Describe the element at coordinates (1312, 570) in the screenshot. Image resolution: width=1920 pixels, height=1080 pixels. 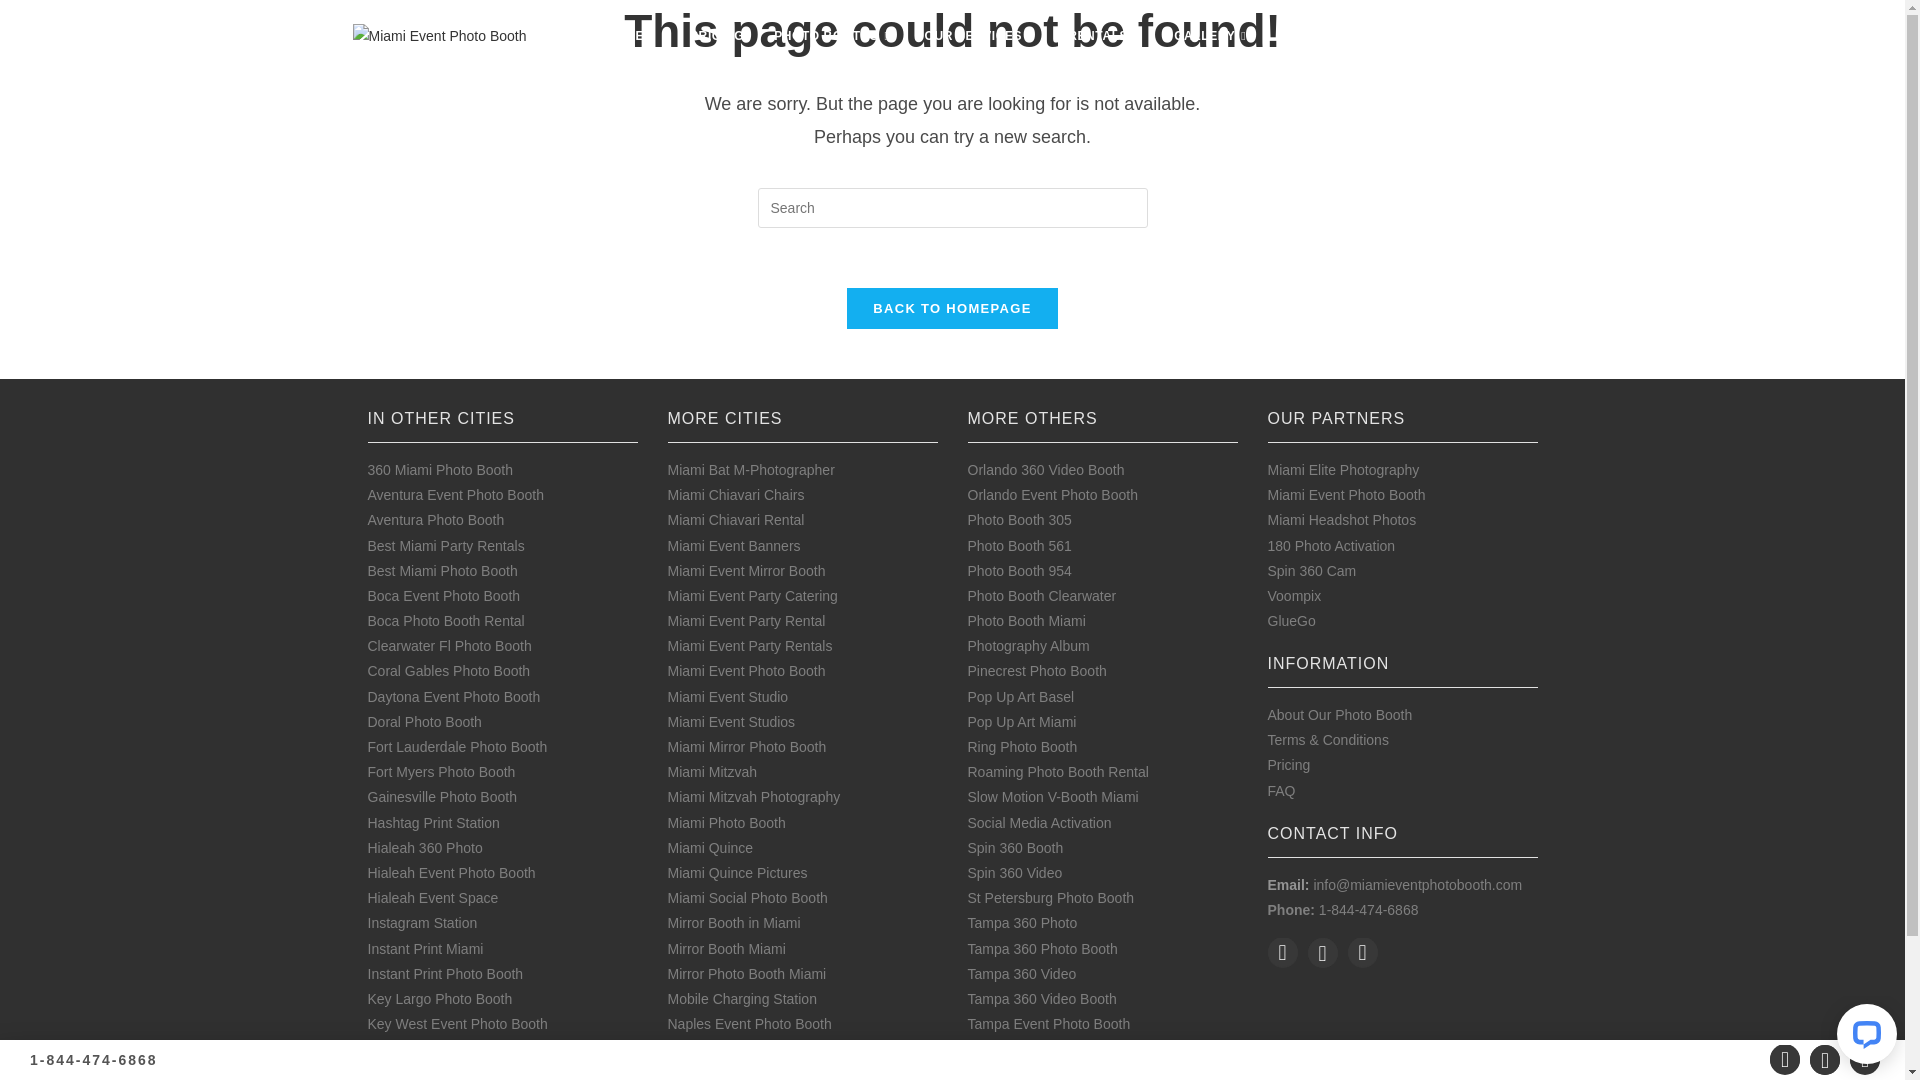
I see `'Spin 360 Cam'` at that location.